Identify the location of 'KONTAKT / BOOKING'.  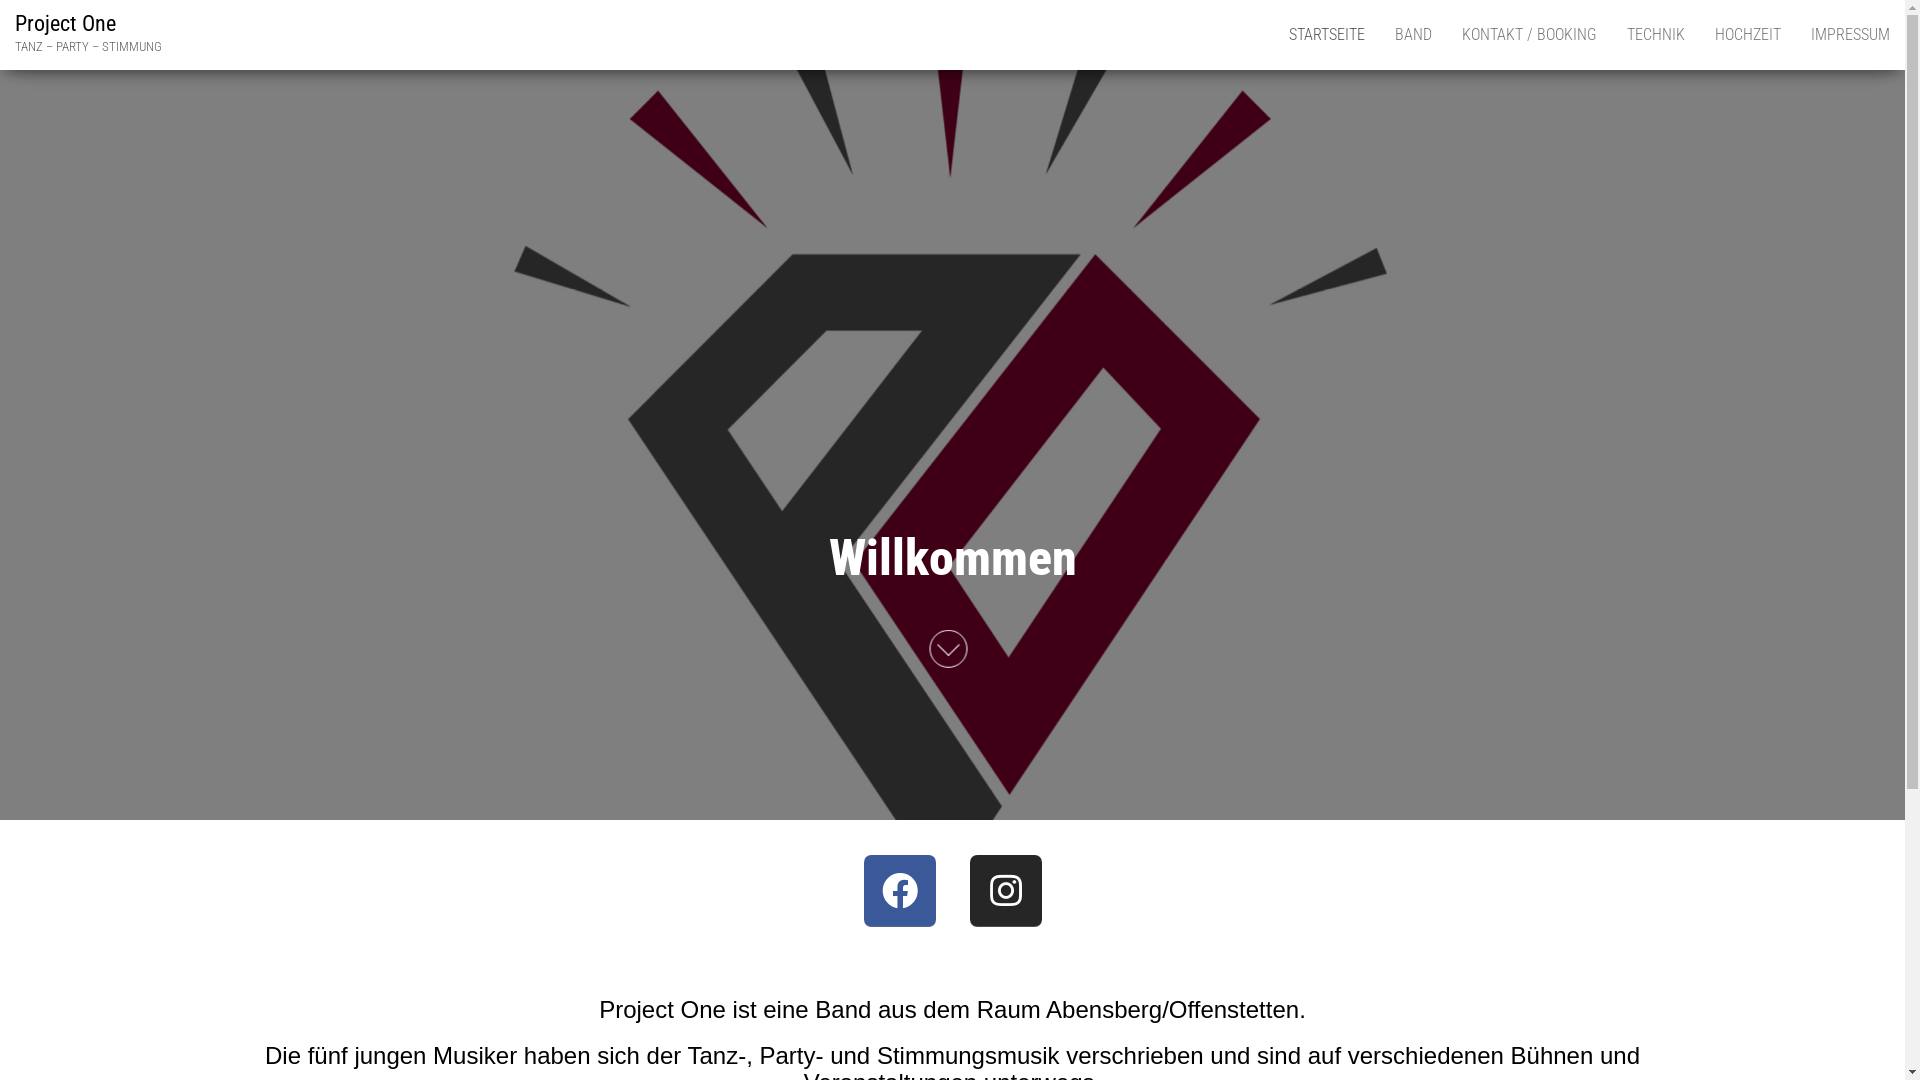
(1528, 34).